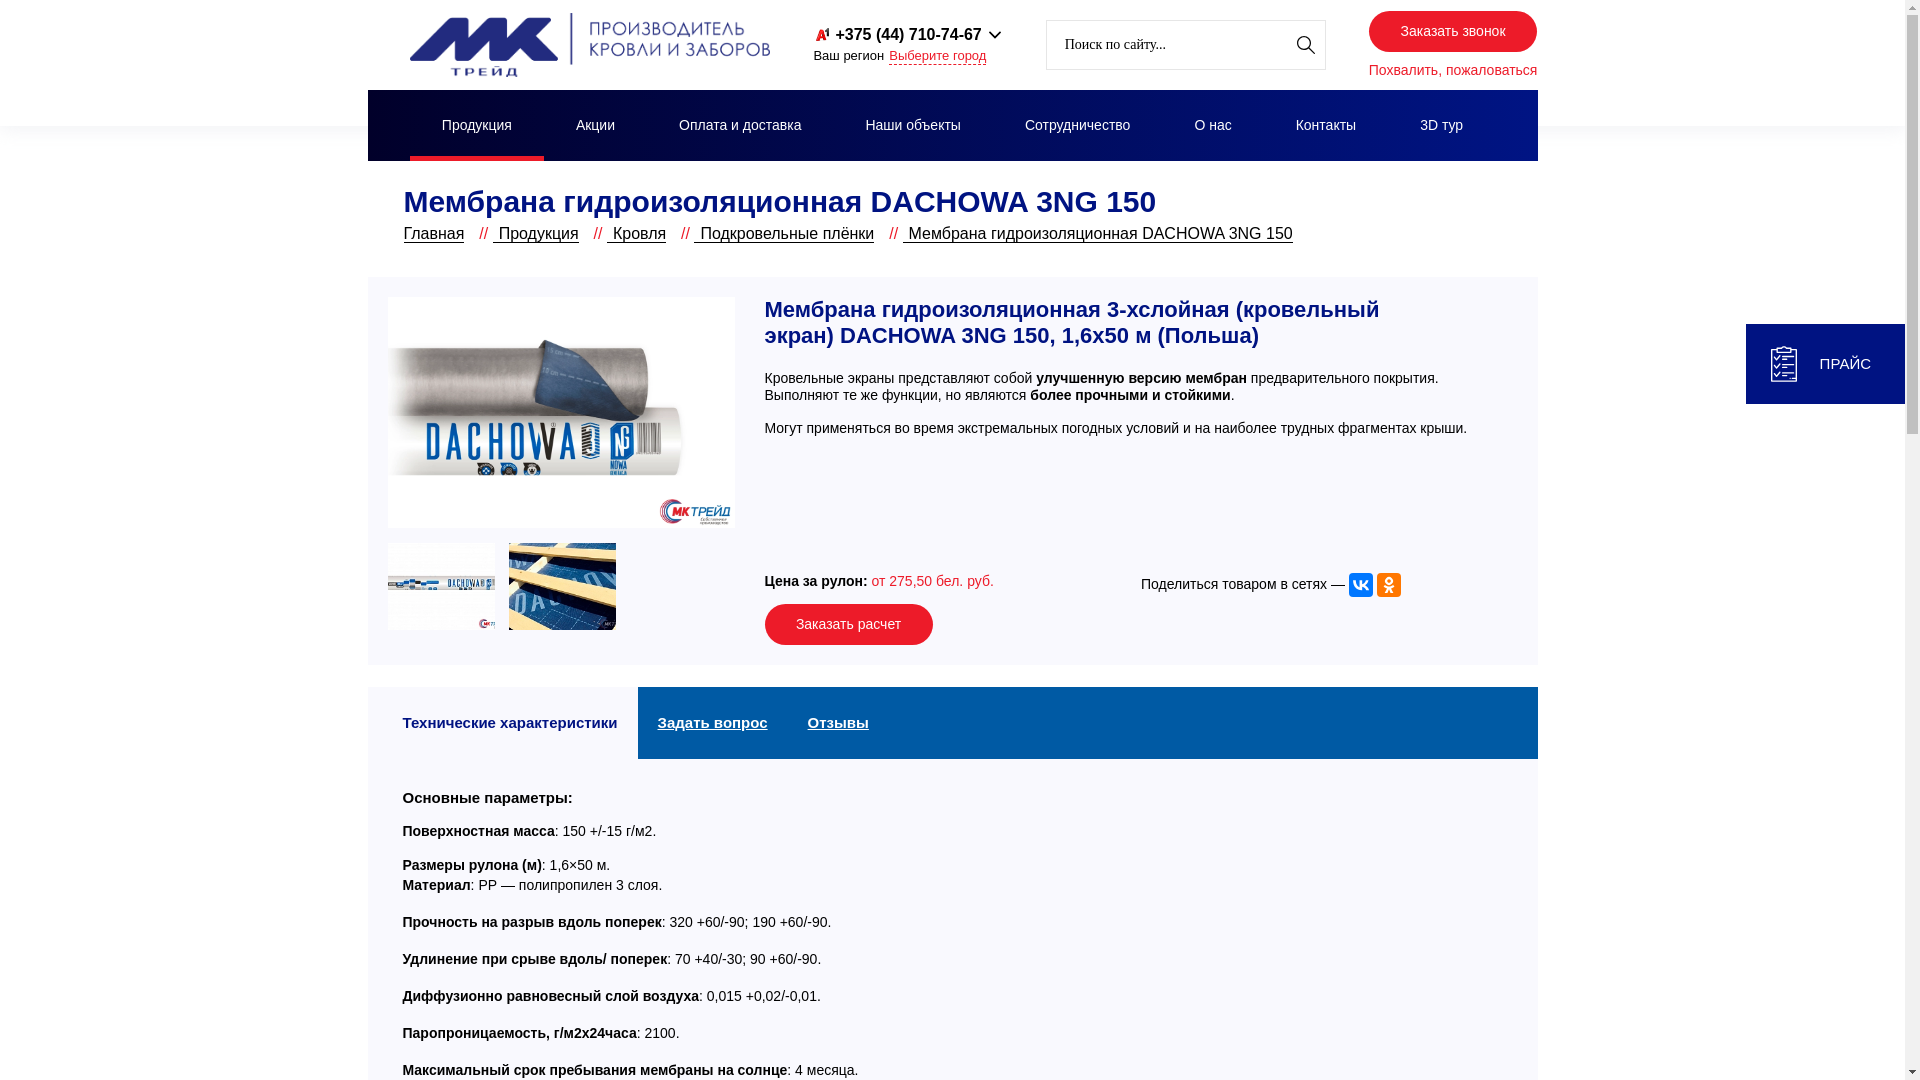  I want to click on '+375 (44) 710-74-67', so click(896, 34).